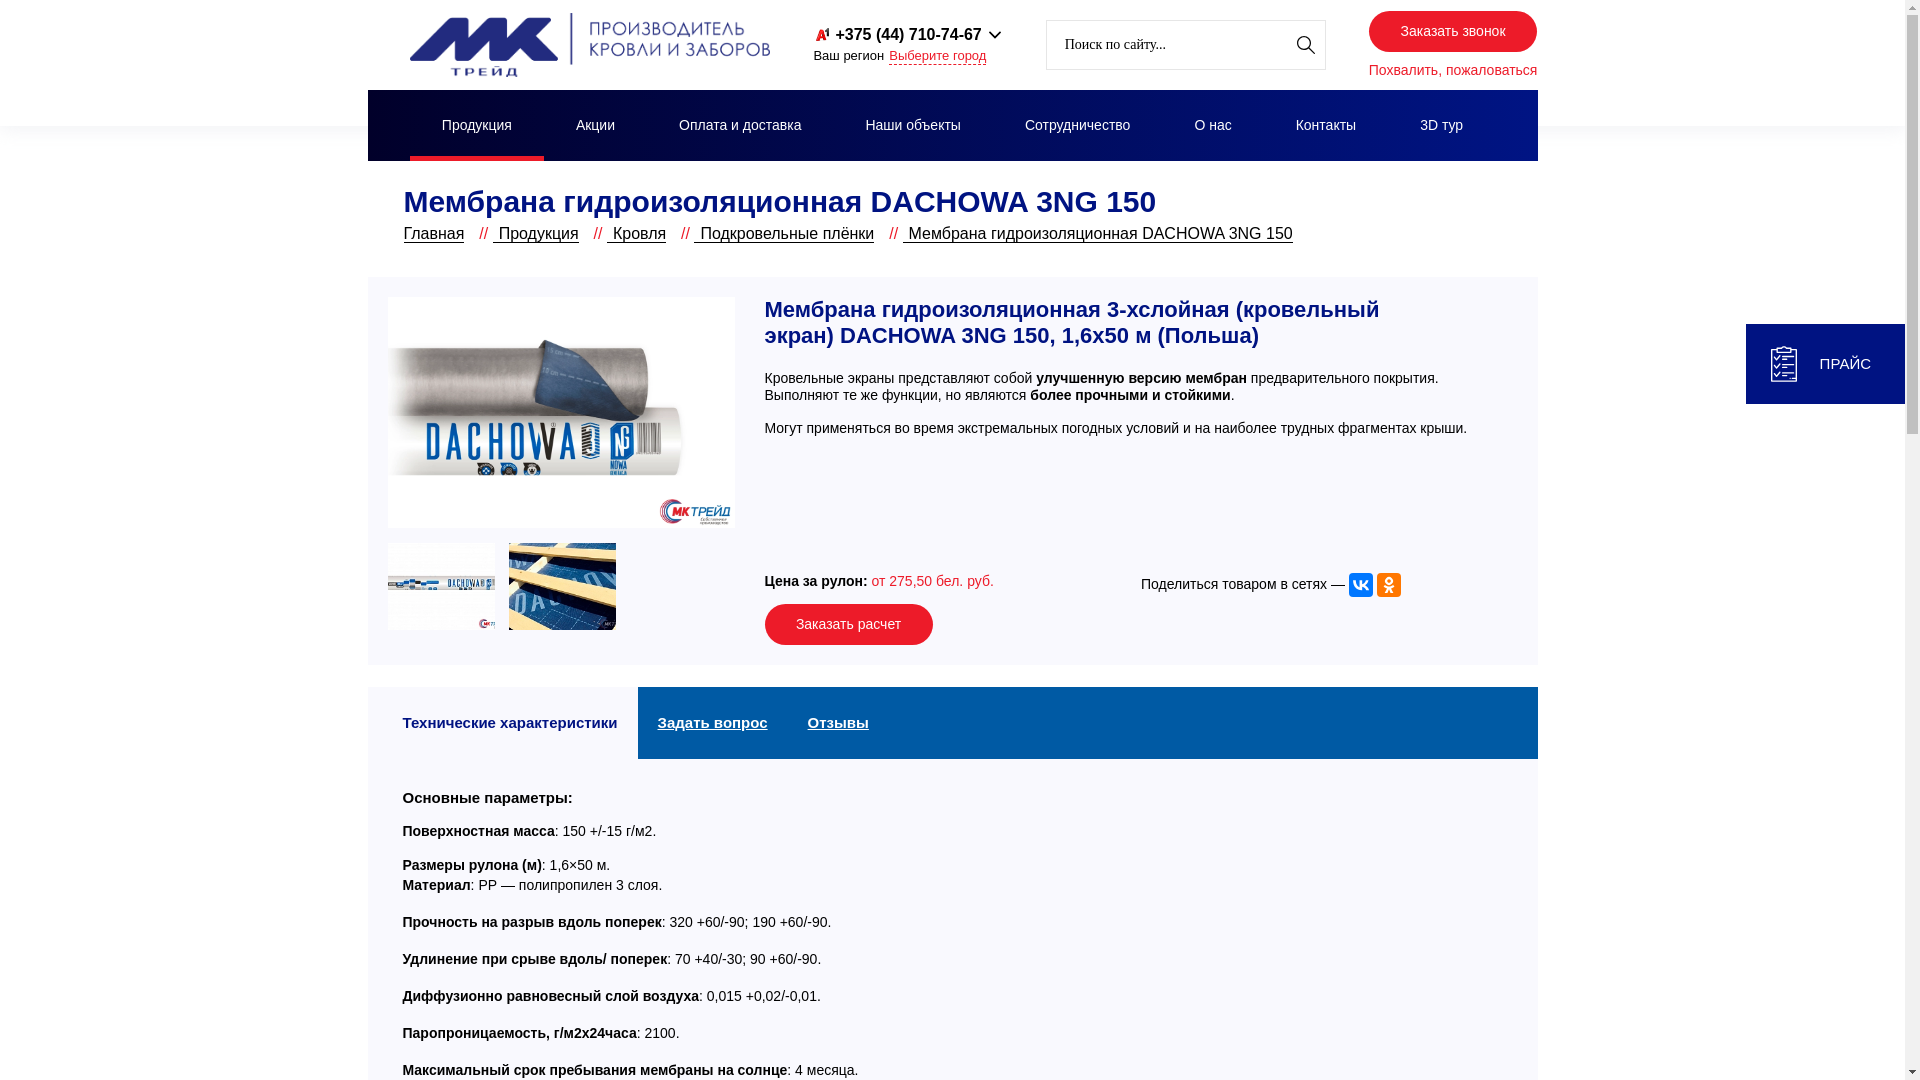  I want to click on '+375 (44) 710-74-67', so click(896, 34).